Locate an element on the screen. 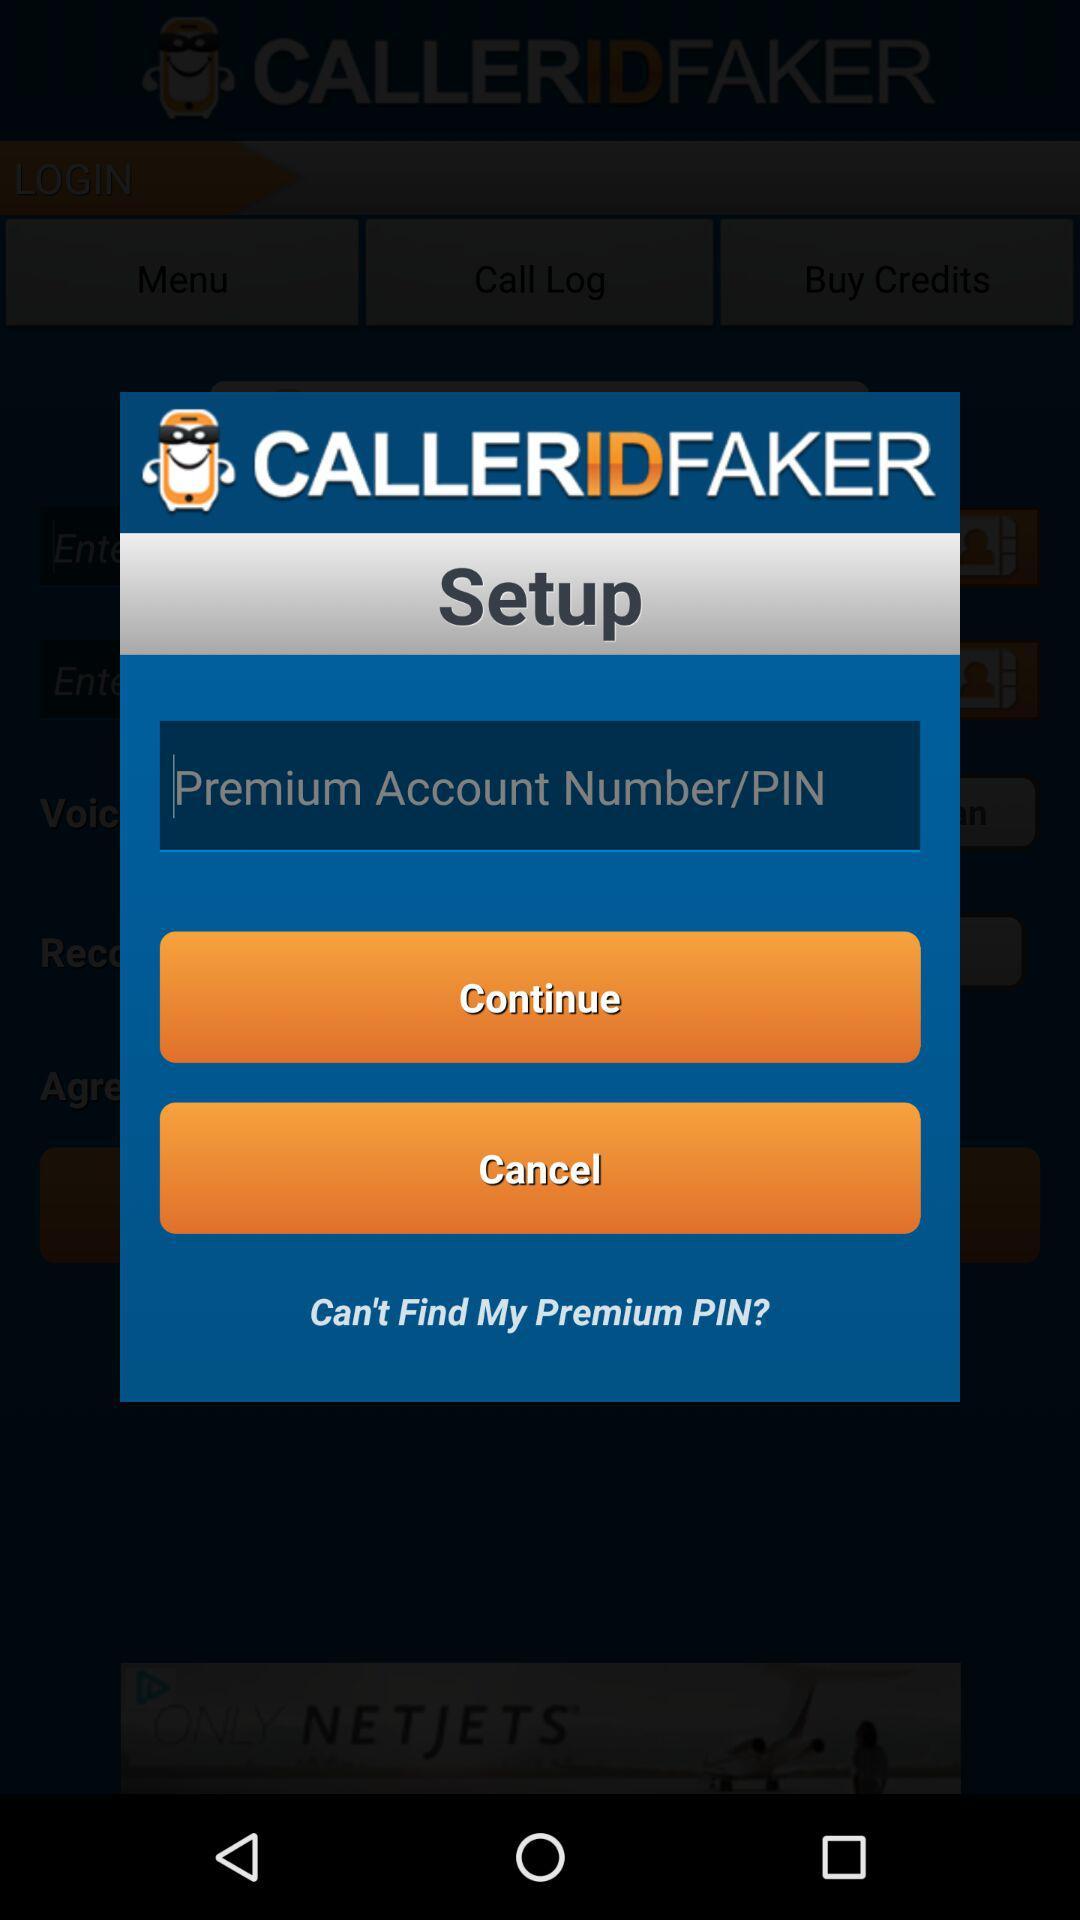 The width and height of the screenshot is (1080, 1920). icon above can t find is located at coordinates (540, 1168).